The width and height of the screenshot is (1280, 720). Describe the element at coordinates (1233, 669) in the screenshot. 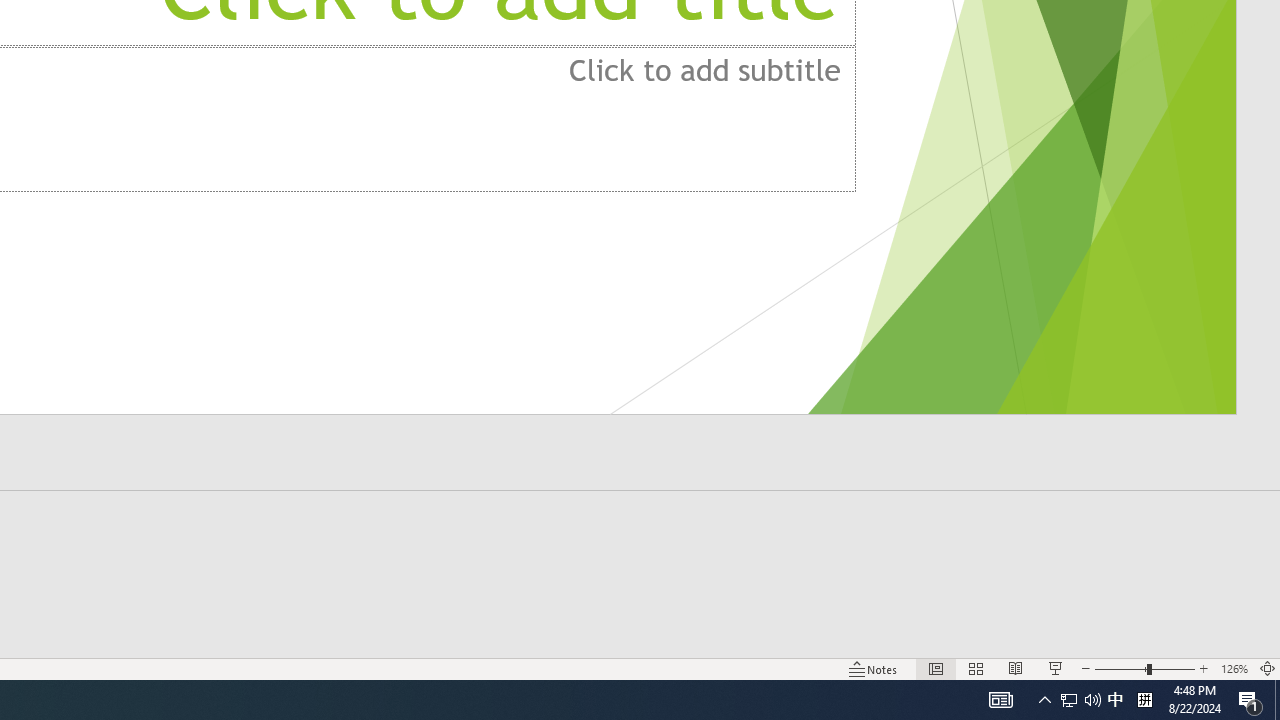

I see `'Zoom 126%'` at that location.